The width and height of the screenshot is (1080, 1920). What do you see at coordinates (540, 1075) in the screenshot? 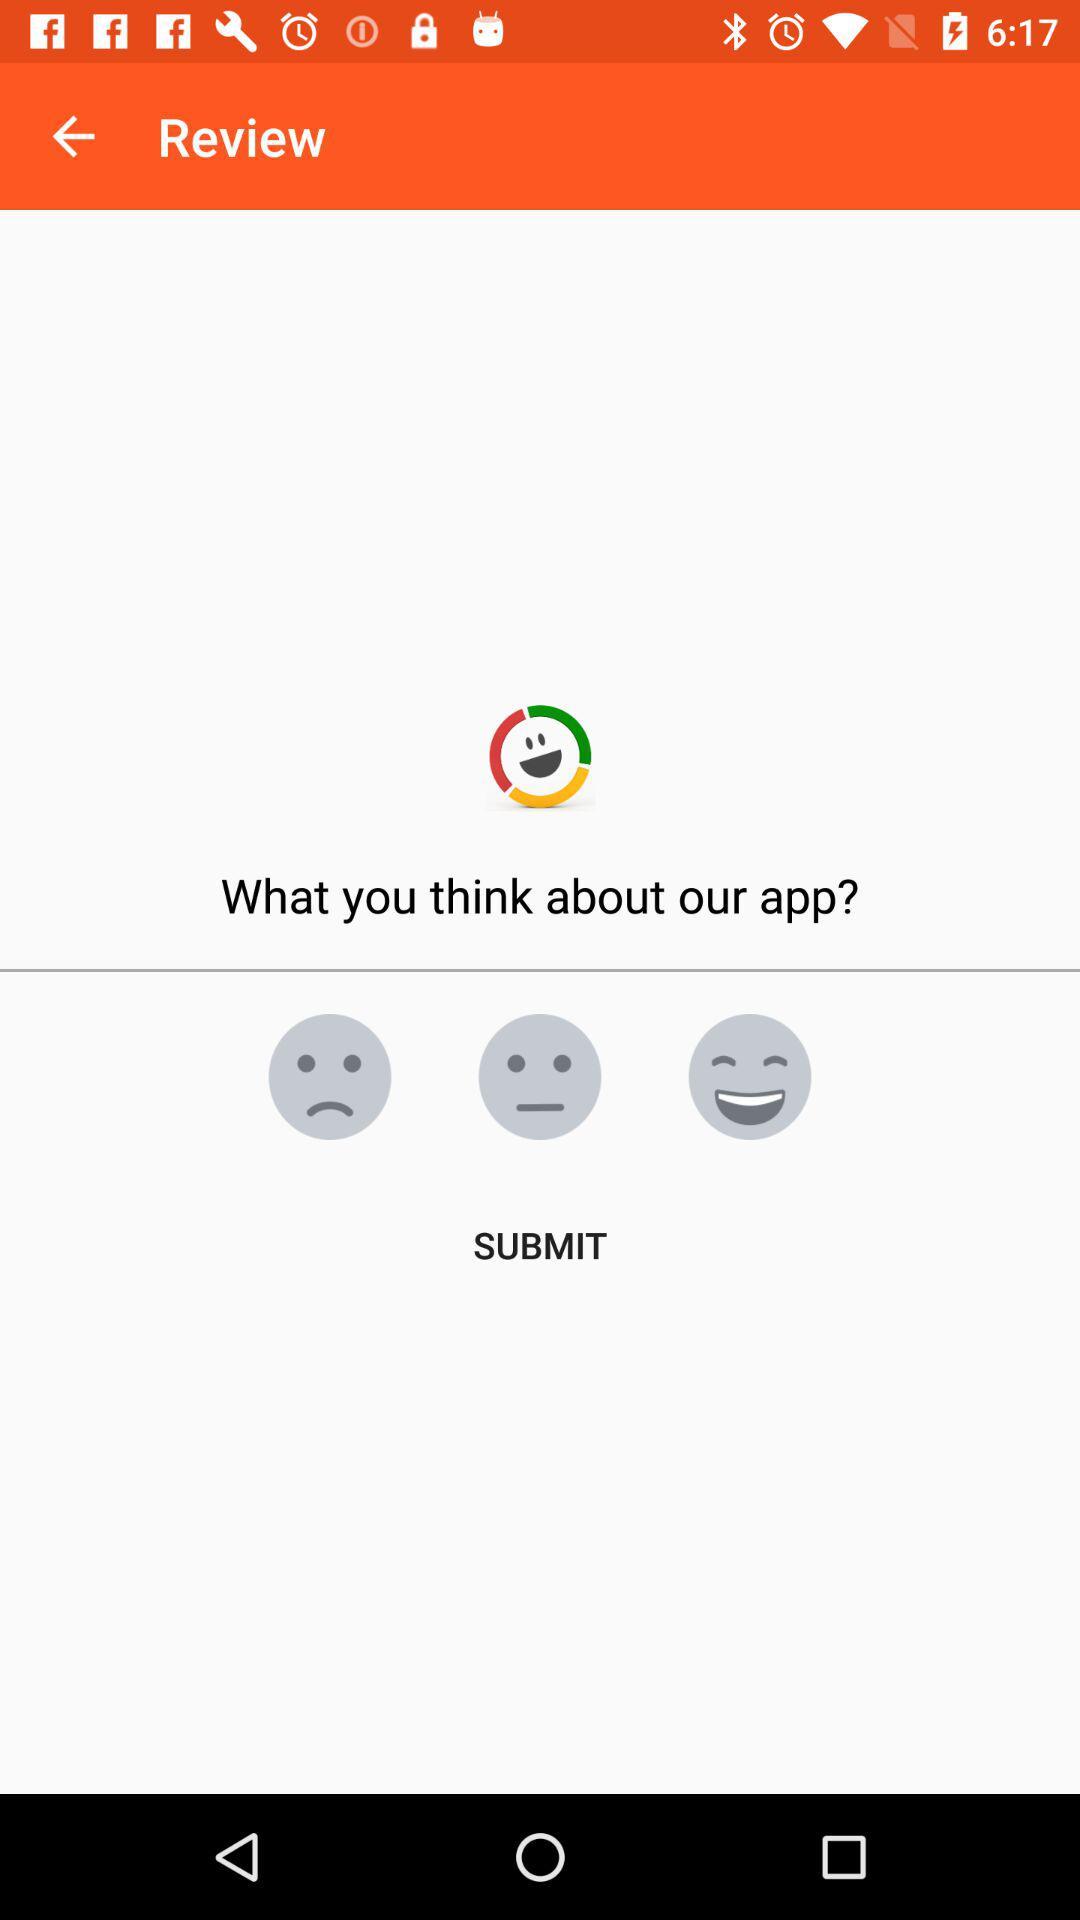
I see `the emoji icon` at bounding box center [540, 1075].